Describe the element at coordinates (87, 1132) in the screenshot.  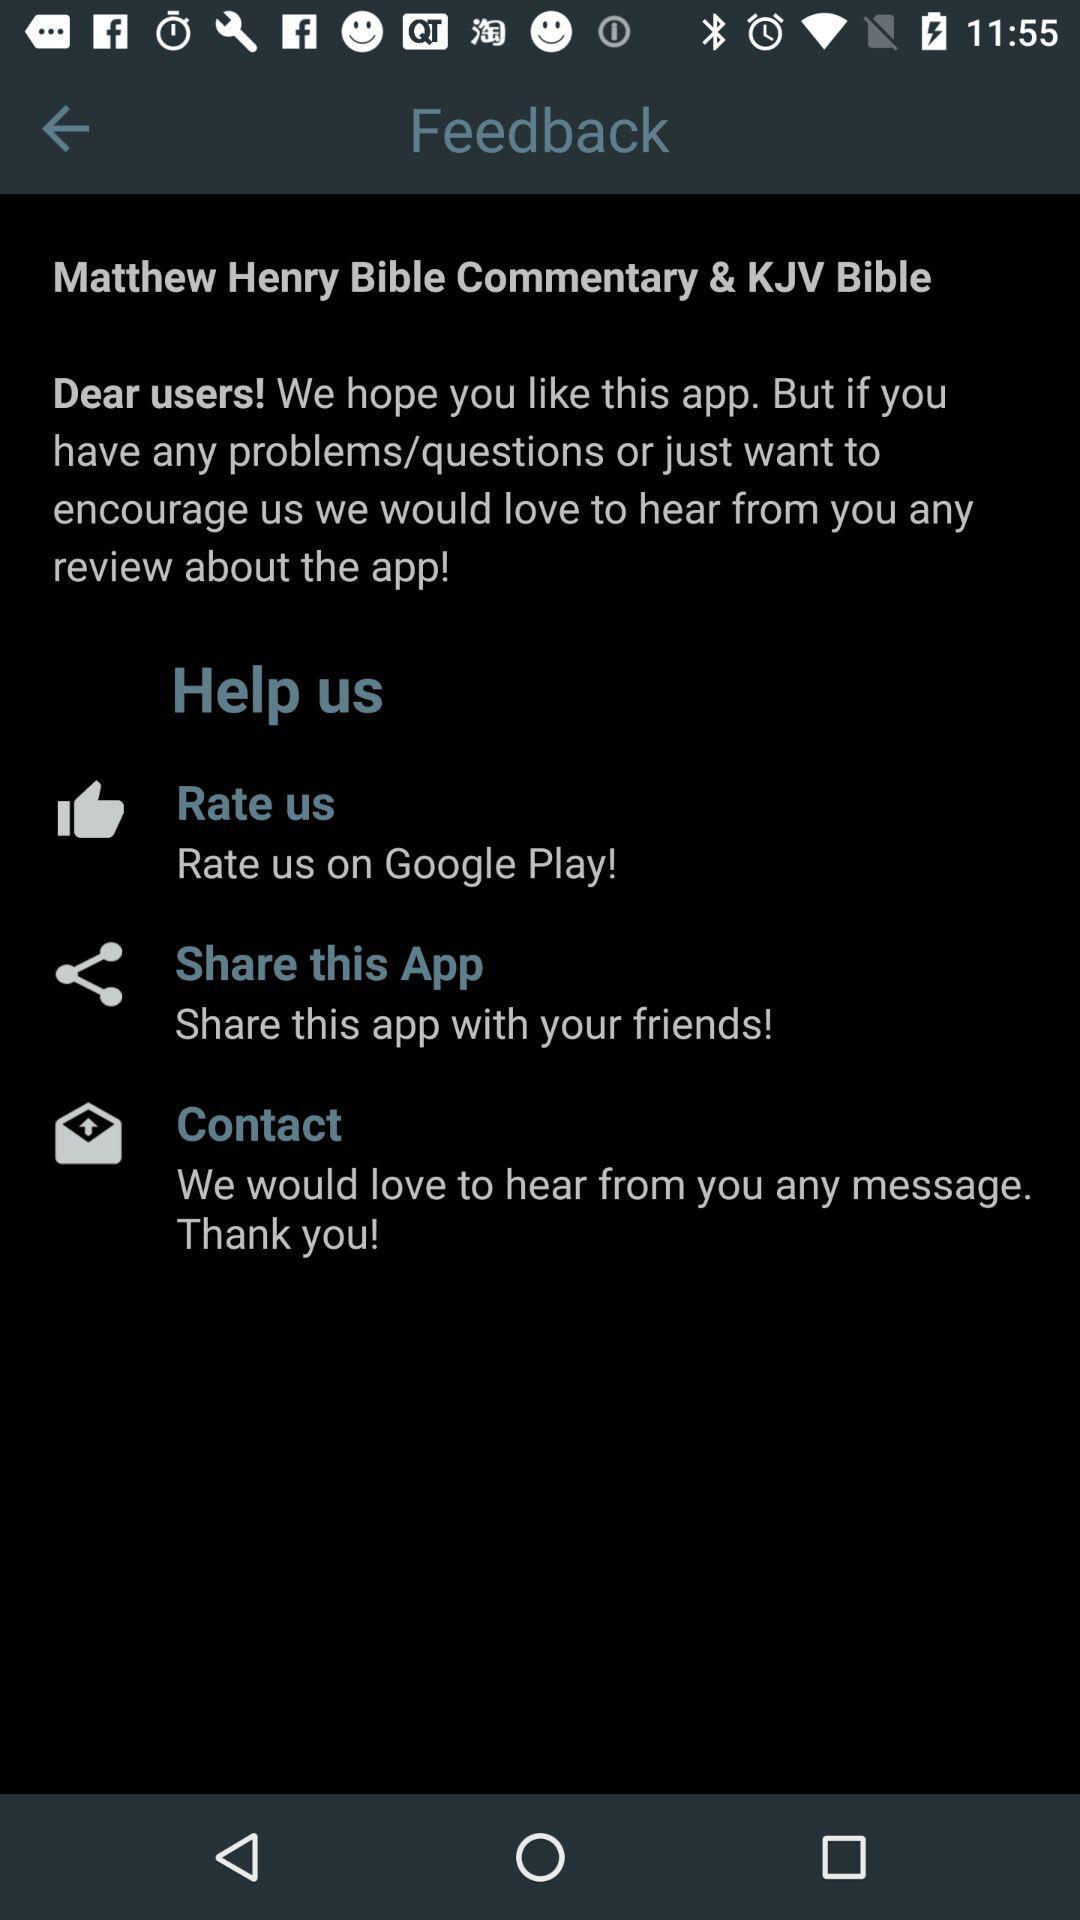
I see `app to the left of contact item` at that location.